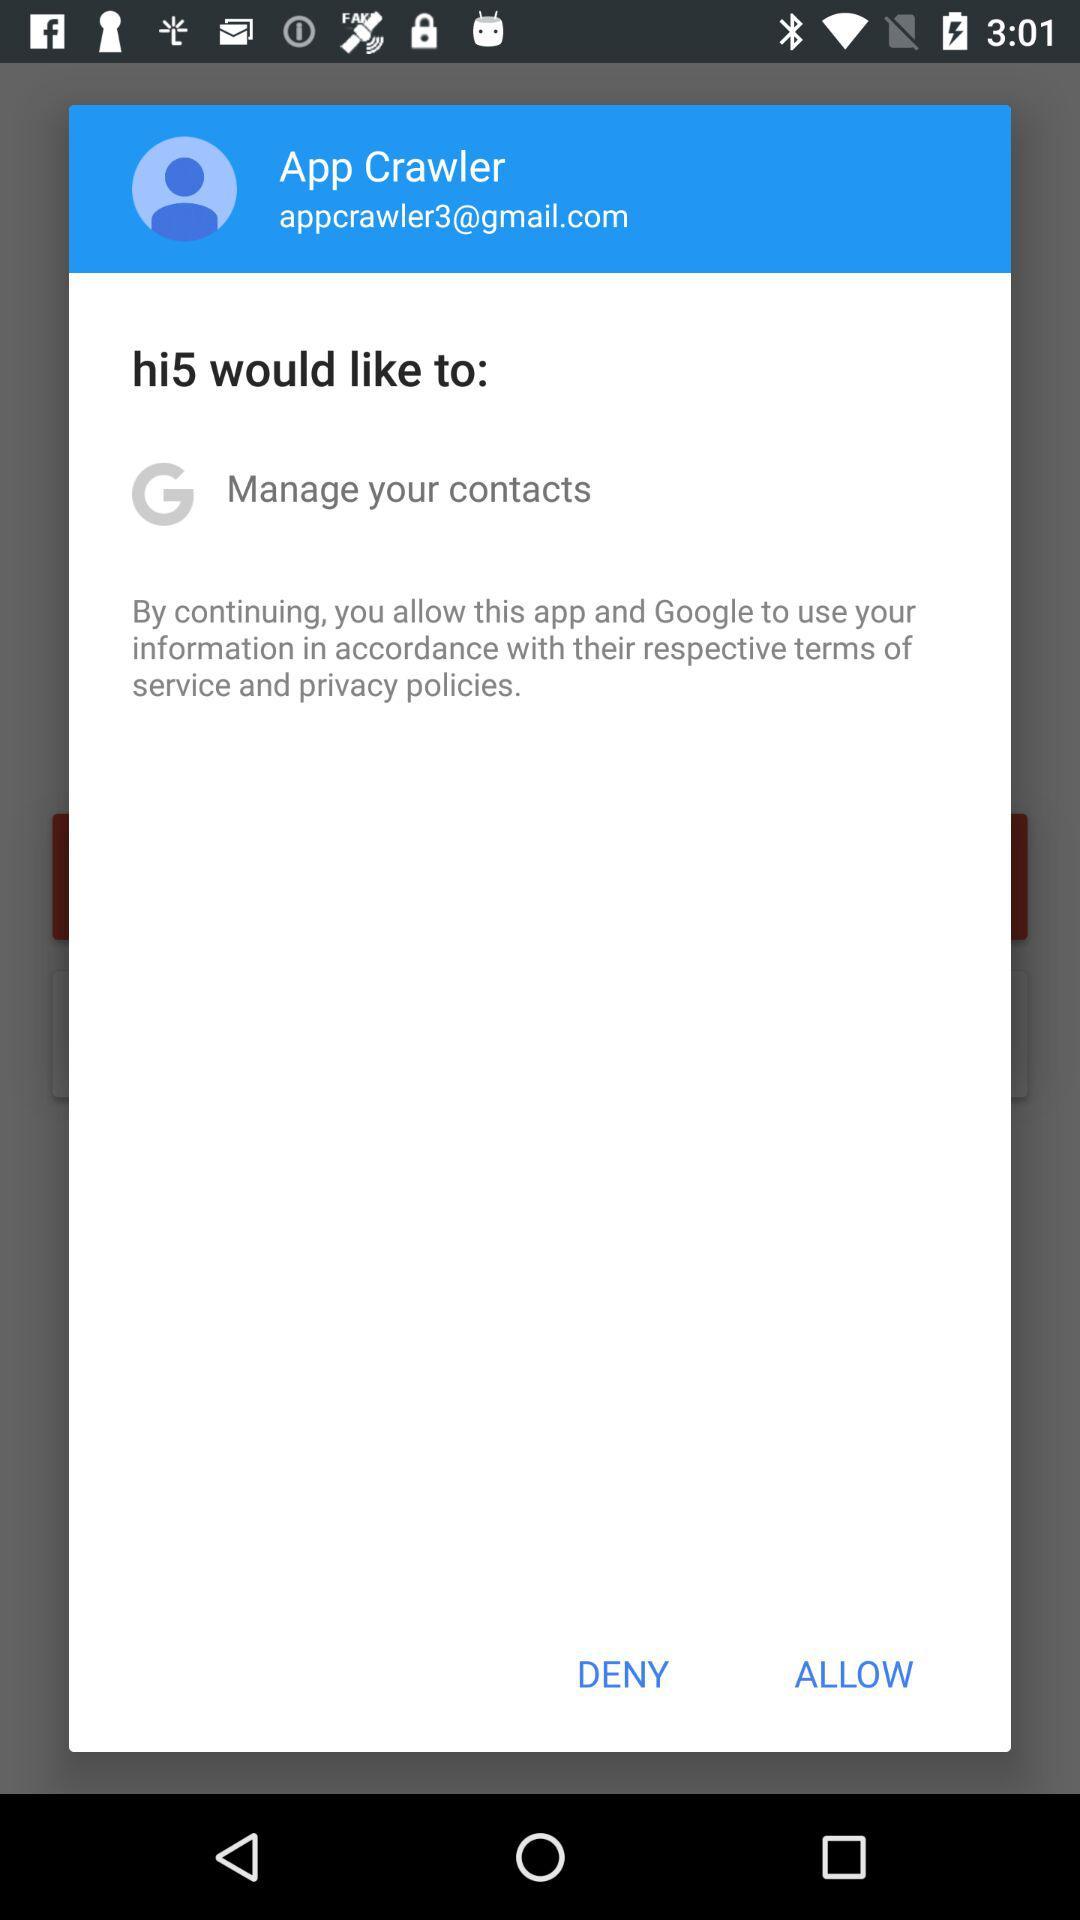 The width and height of the screenshot is (1080, 1920). I want to click on the icon below by continuing you item, so click(621, 1673).